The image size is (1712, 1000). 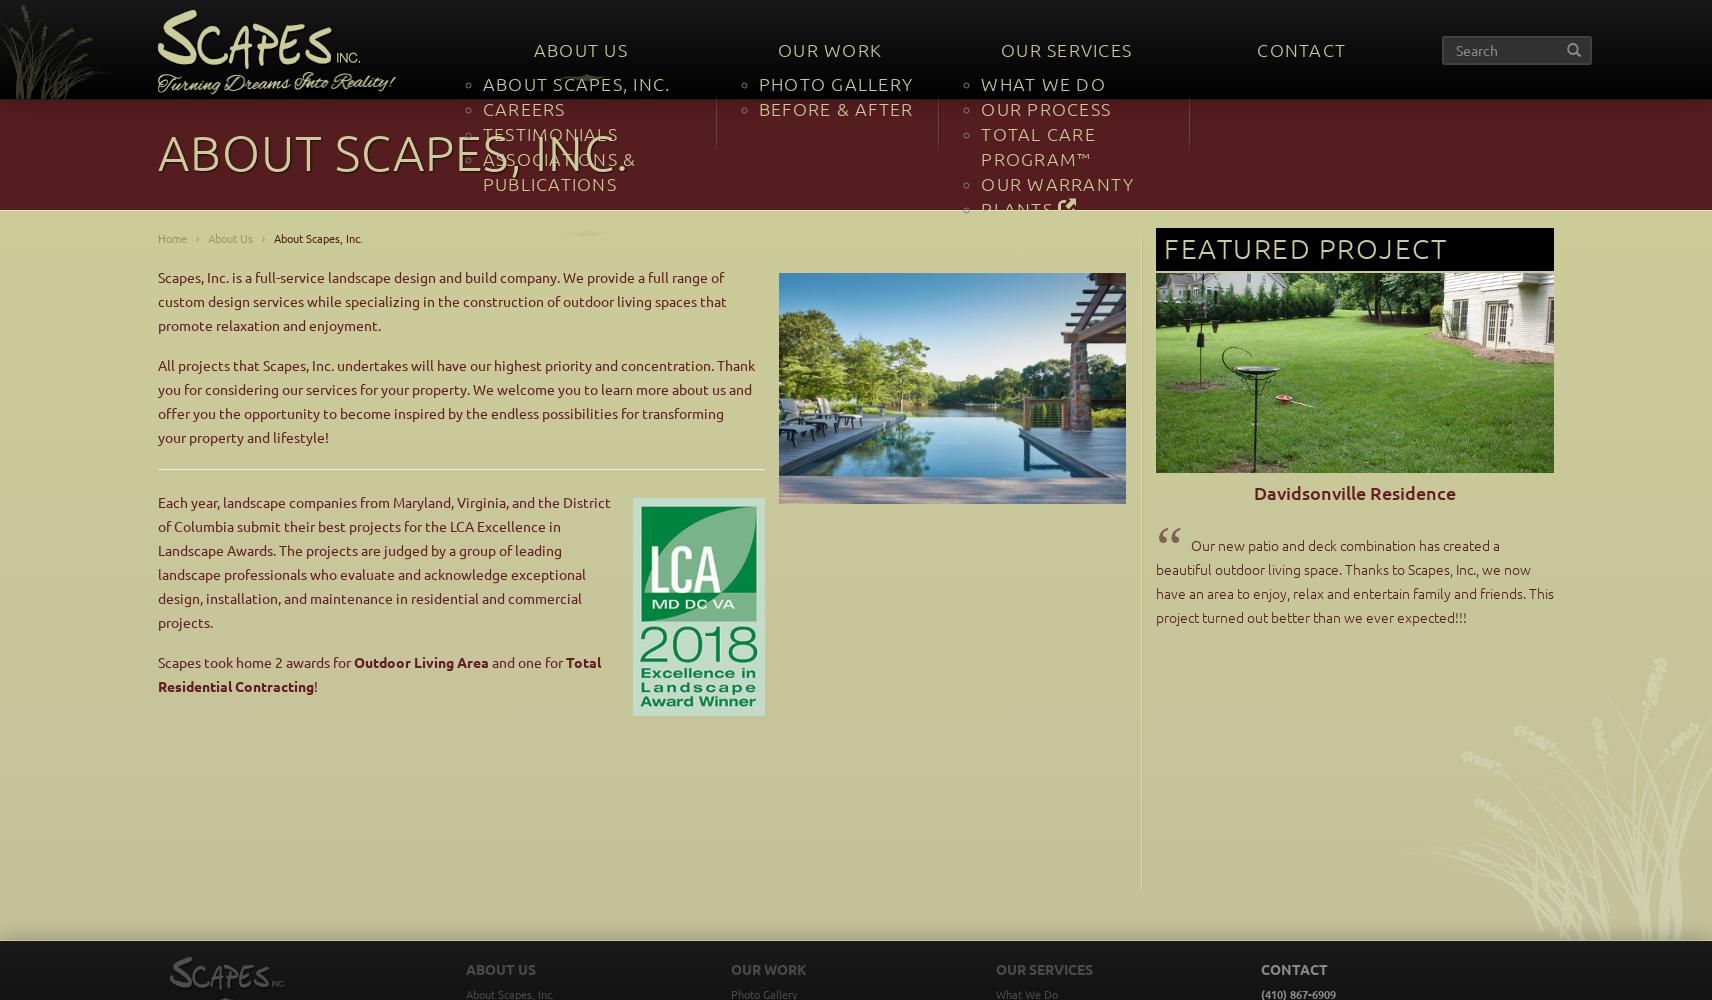 I want to click on 'Home', so click(x=155, y=237).